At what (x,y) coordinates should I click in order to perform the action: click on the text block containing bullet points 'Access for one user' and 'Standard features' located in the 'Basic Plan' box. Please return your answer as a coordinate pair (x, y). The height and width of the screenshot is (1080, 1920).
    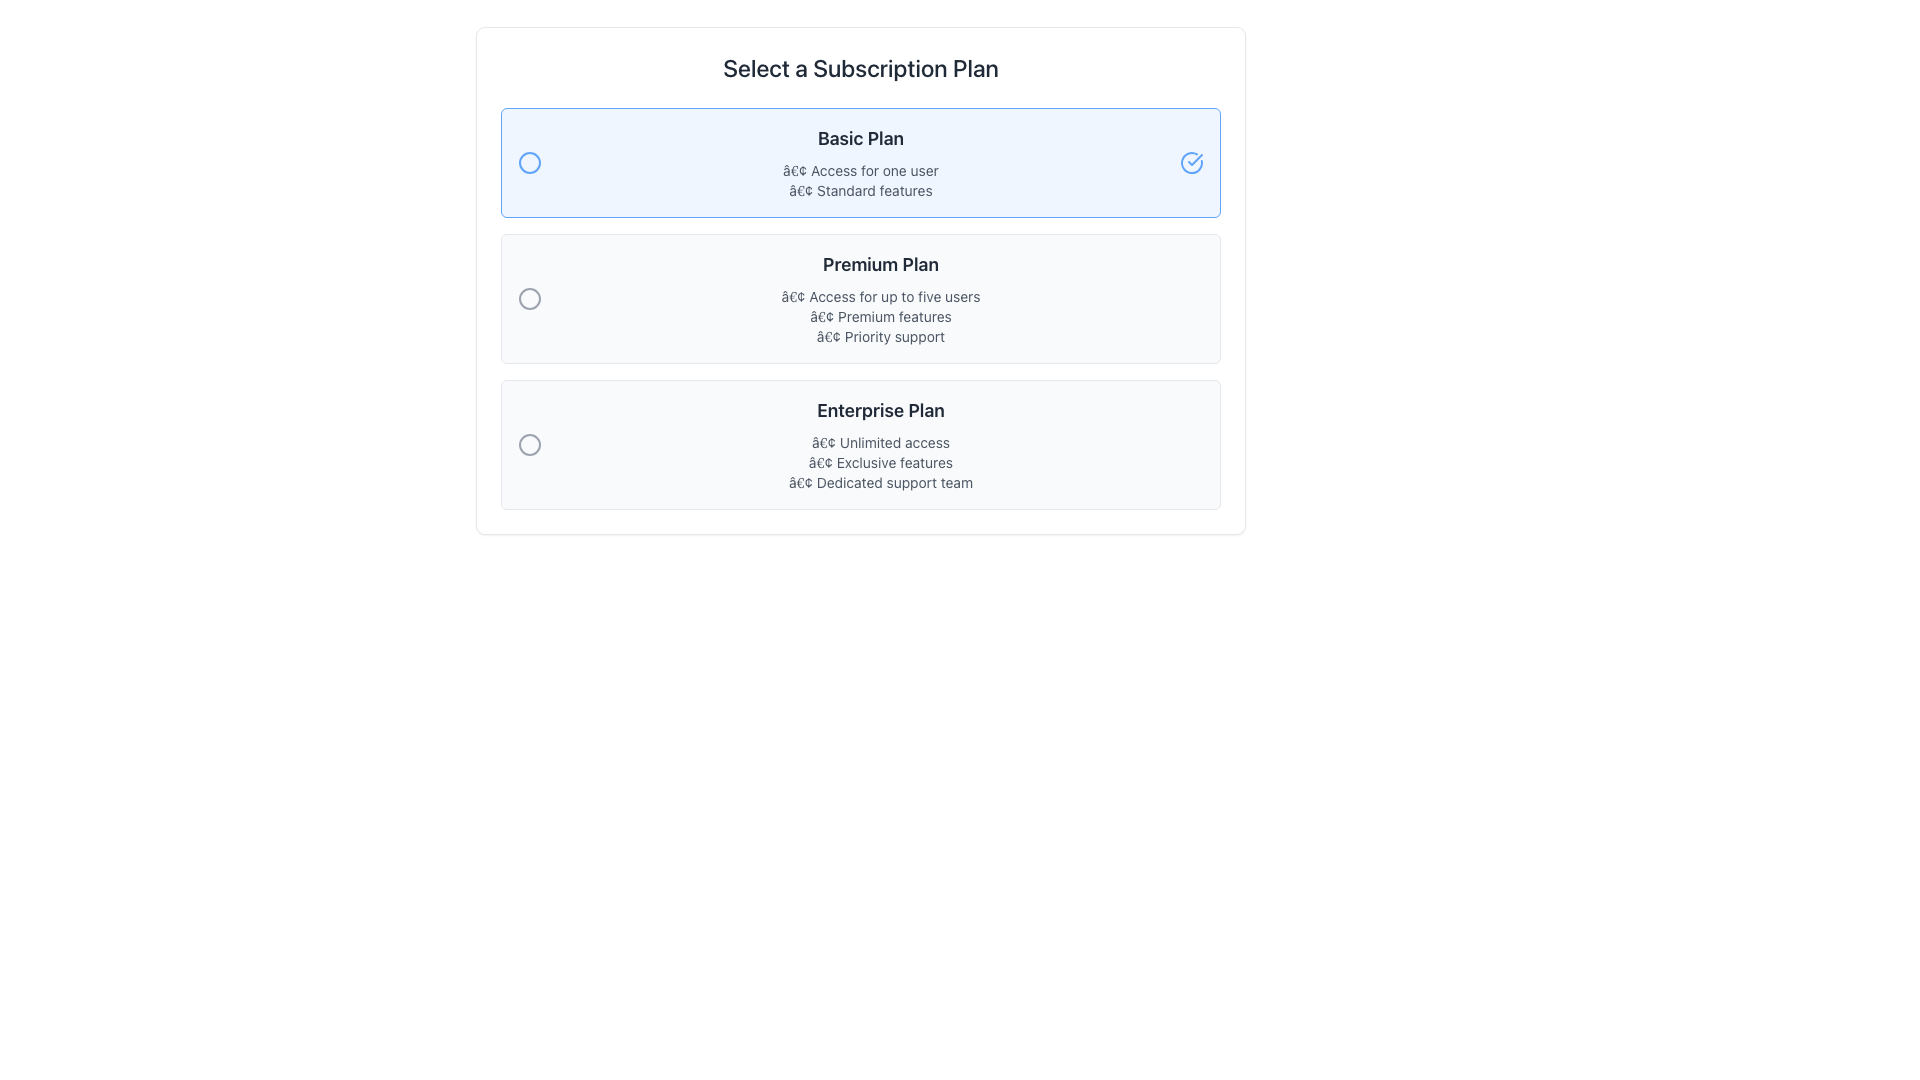
    Looking at the image, I should click on (860, 181).